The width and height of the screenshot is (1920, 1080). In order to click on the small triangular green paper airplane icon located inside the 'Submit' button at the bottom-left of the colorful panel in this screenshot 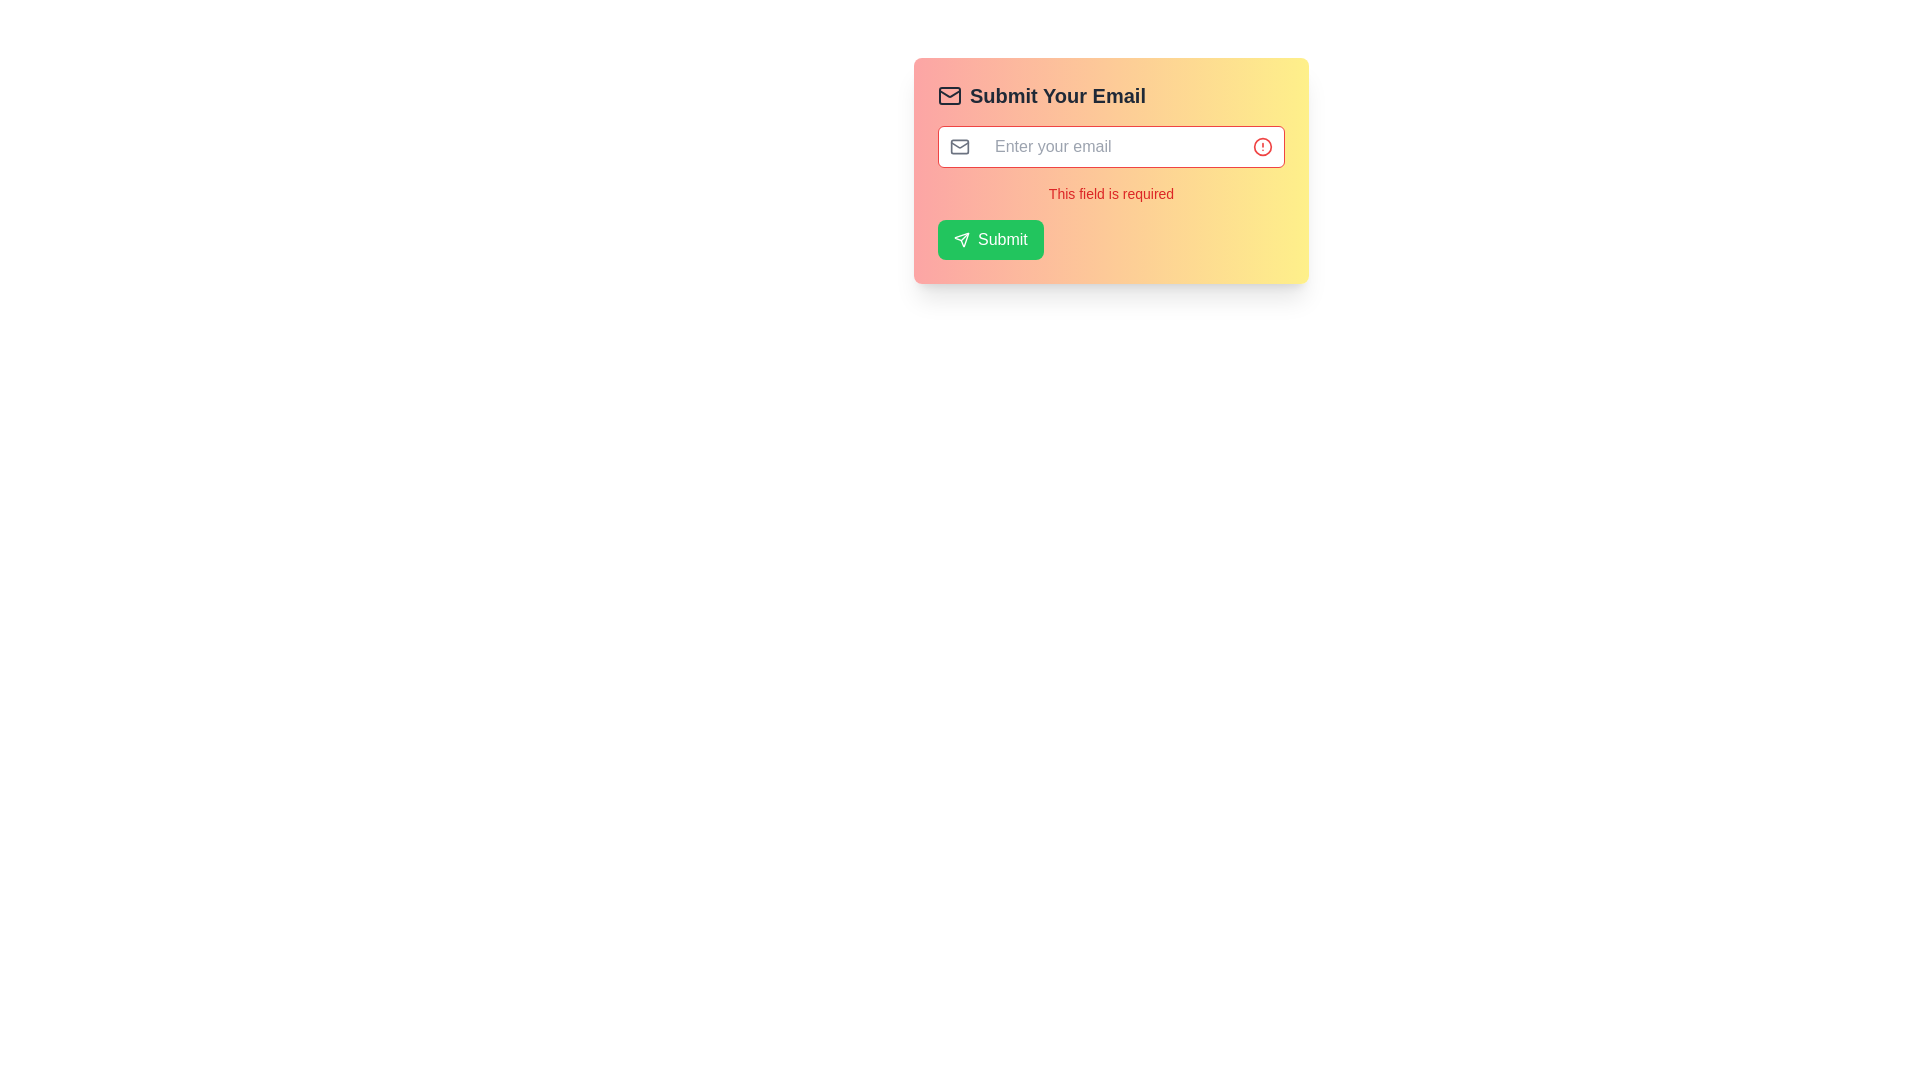, I will do `click(961, 238)`.